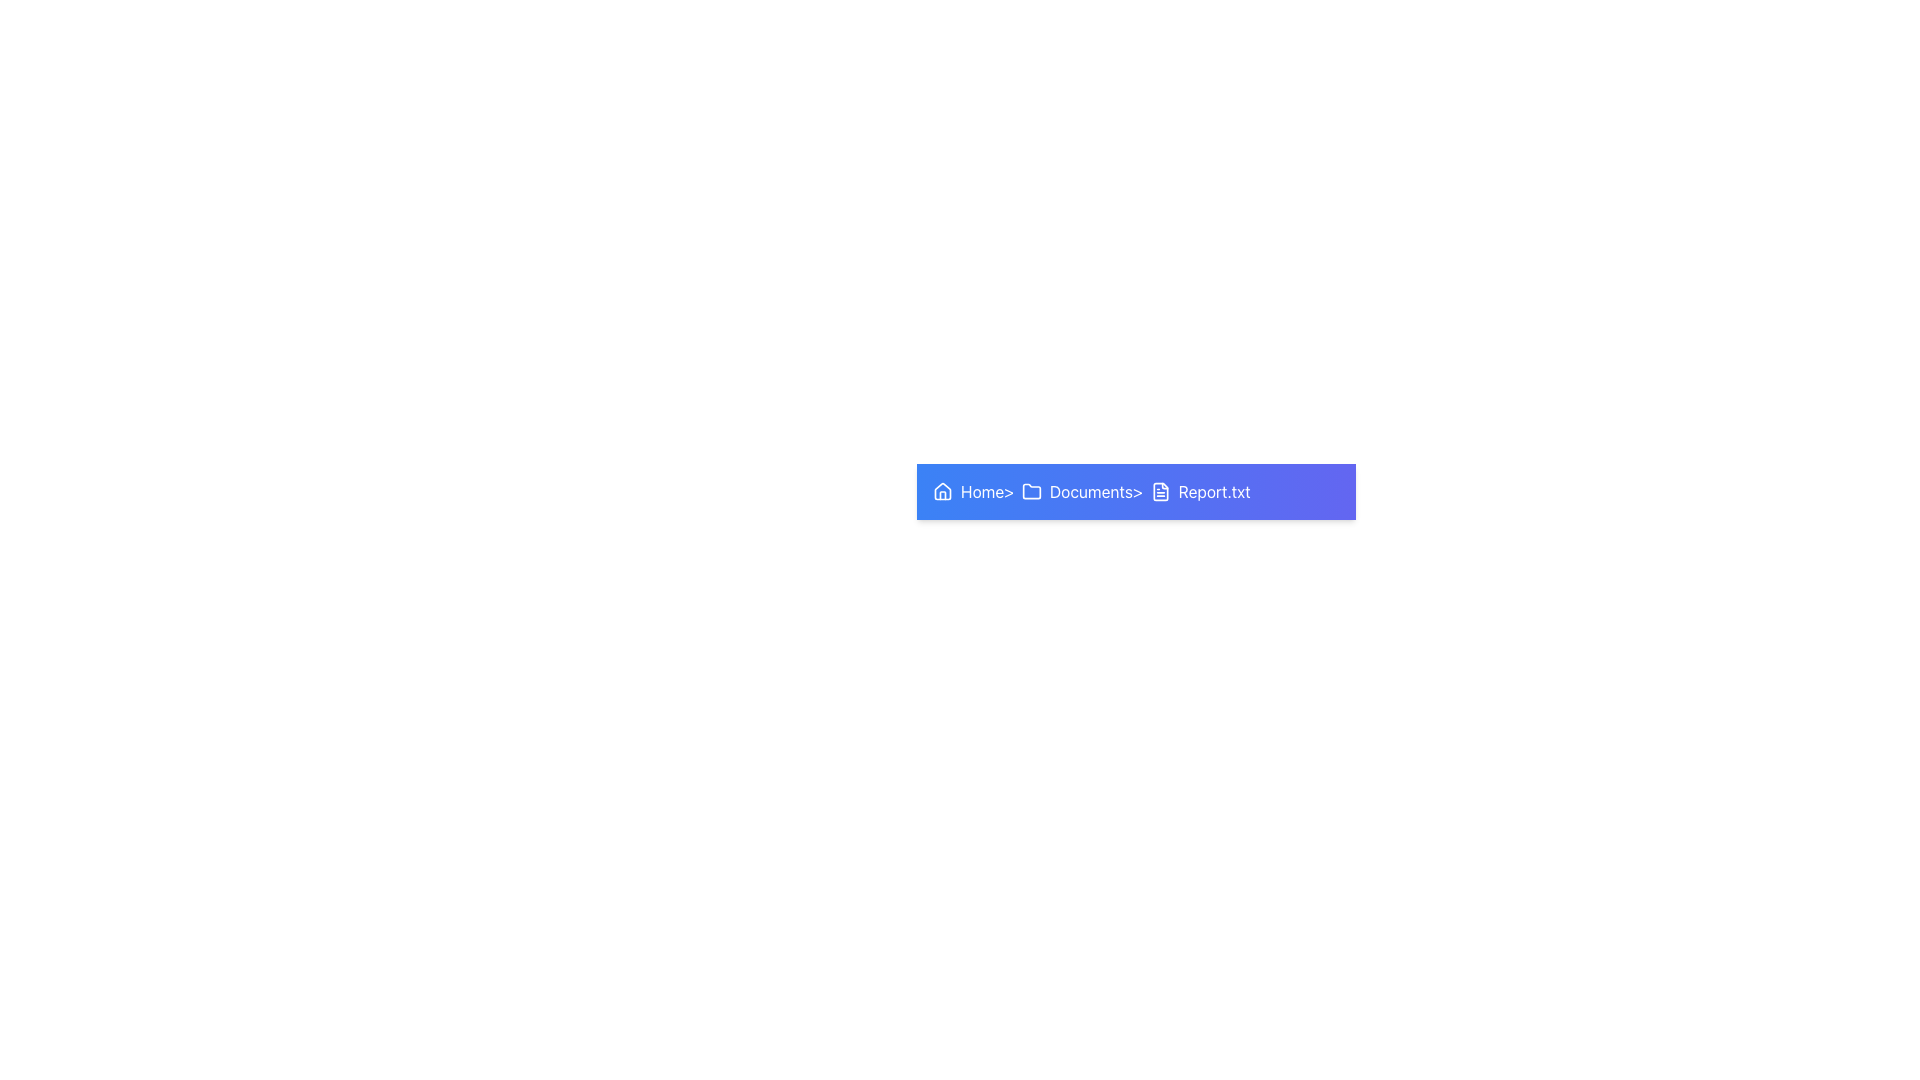  What do you see at coordinates (941, 492) in the screenshot?
I see `the small, line-based house icon on the blue background` at bounding box center [941, 492].